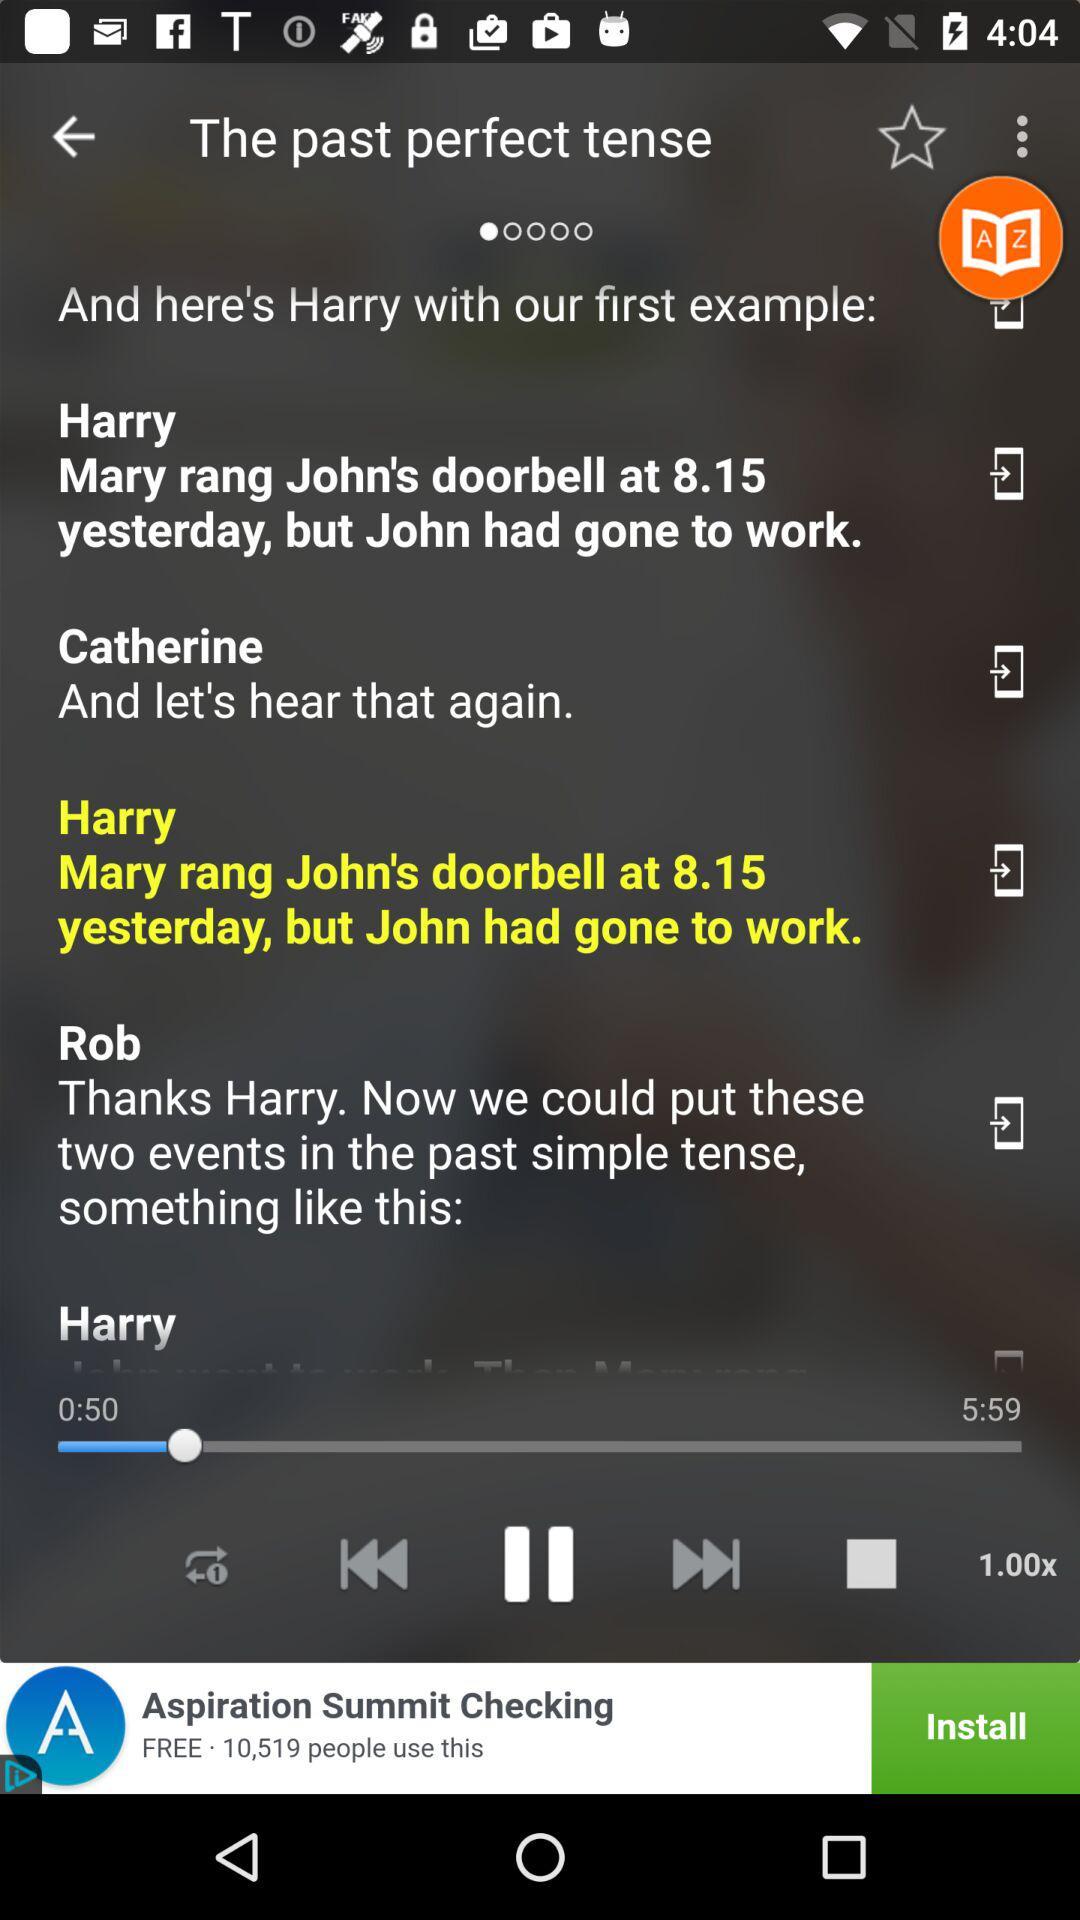 The width and height of the screenshot is (1080, 1920). Describe the element at coordinates (870, 1562) in the screenshot. I see `to stop the currently playing song` at that location.